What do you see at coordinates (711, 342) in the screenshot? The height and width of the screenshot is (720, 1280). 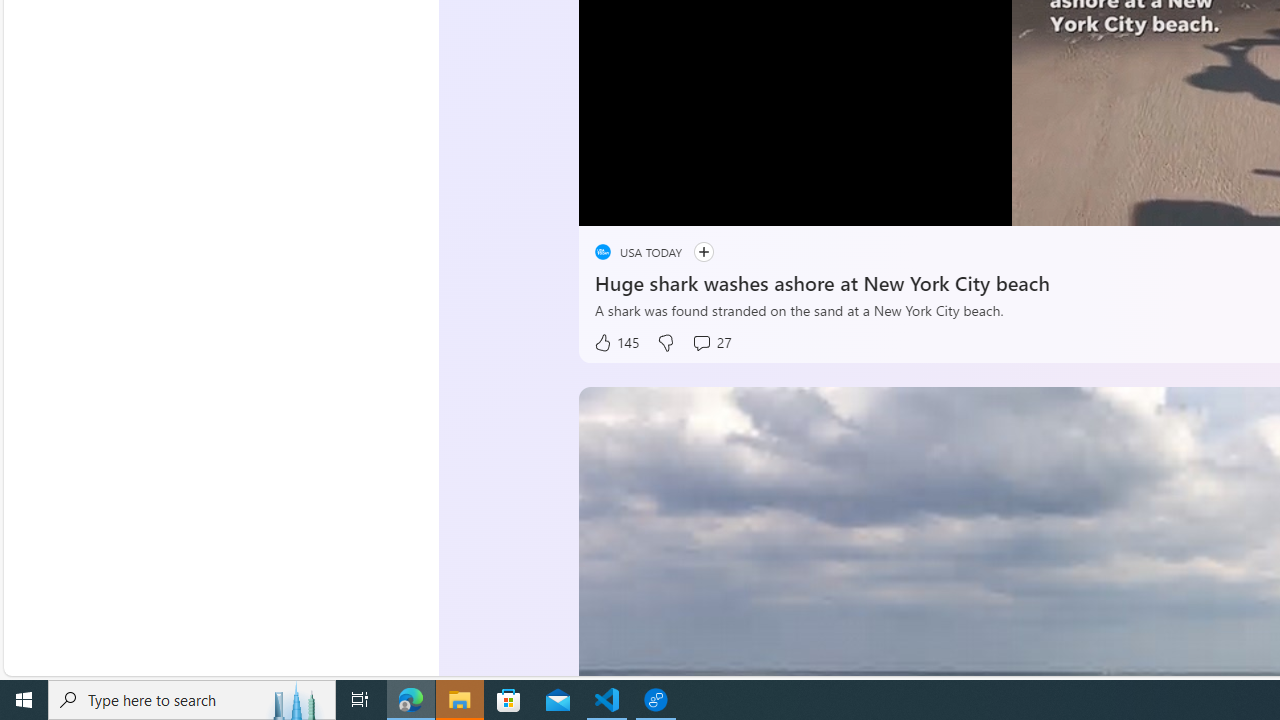 I see `'View comments 27 Comment'` at bounding box center [711, 342].